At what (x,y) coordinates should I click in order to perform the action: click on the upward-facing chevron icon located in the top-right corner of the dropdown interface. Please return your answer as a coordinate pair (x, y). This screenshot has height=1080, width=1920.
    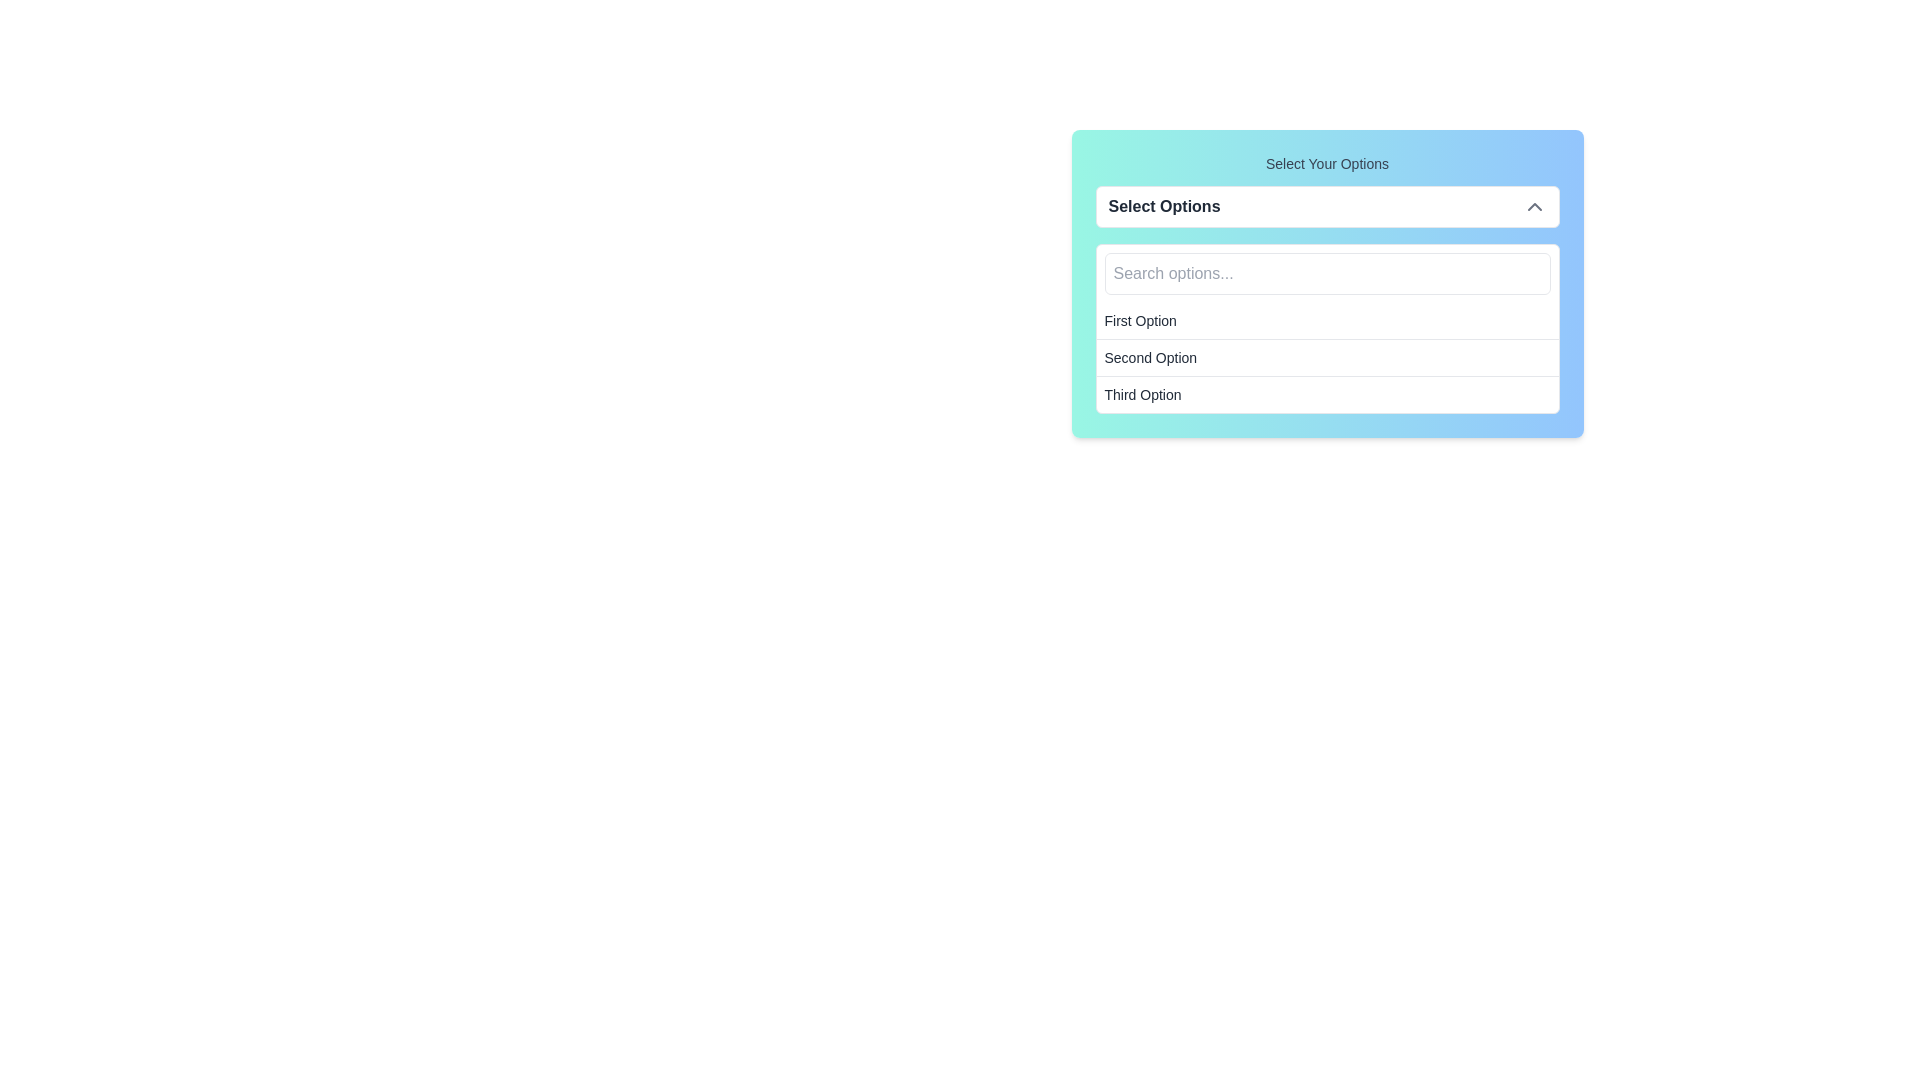
    Looking at the image, I should click on (1533, 207).